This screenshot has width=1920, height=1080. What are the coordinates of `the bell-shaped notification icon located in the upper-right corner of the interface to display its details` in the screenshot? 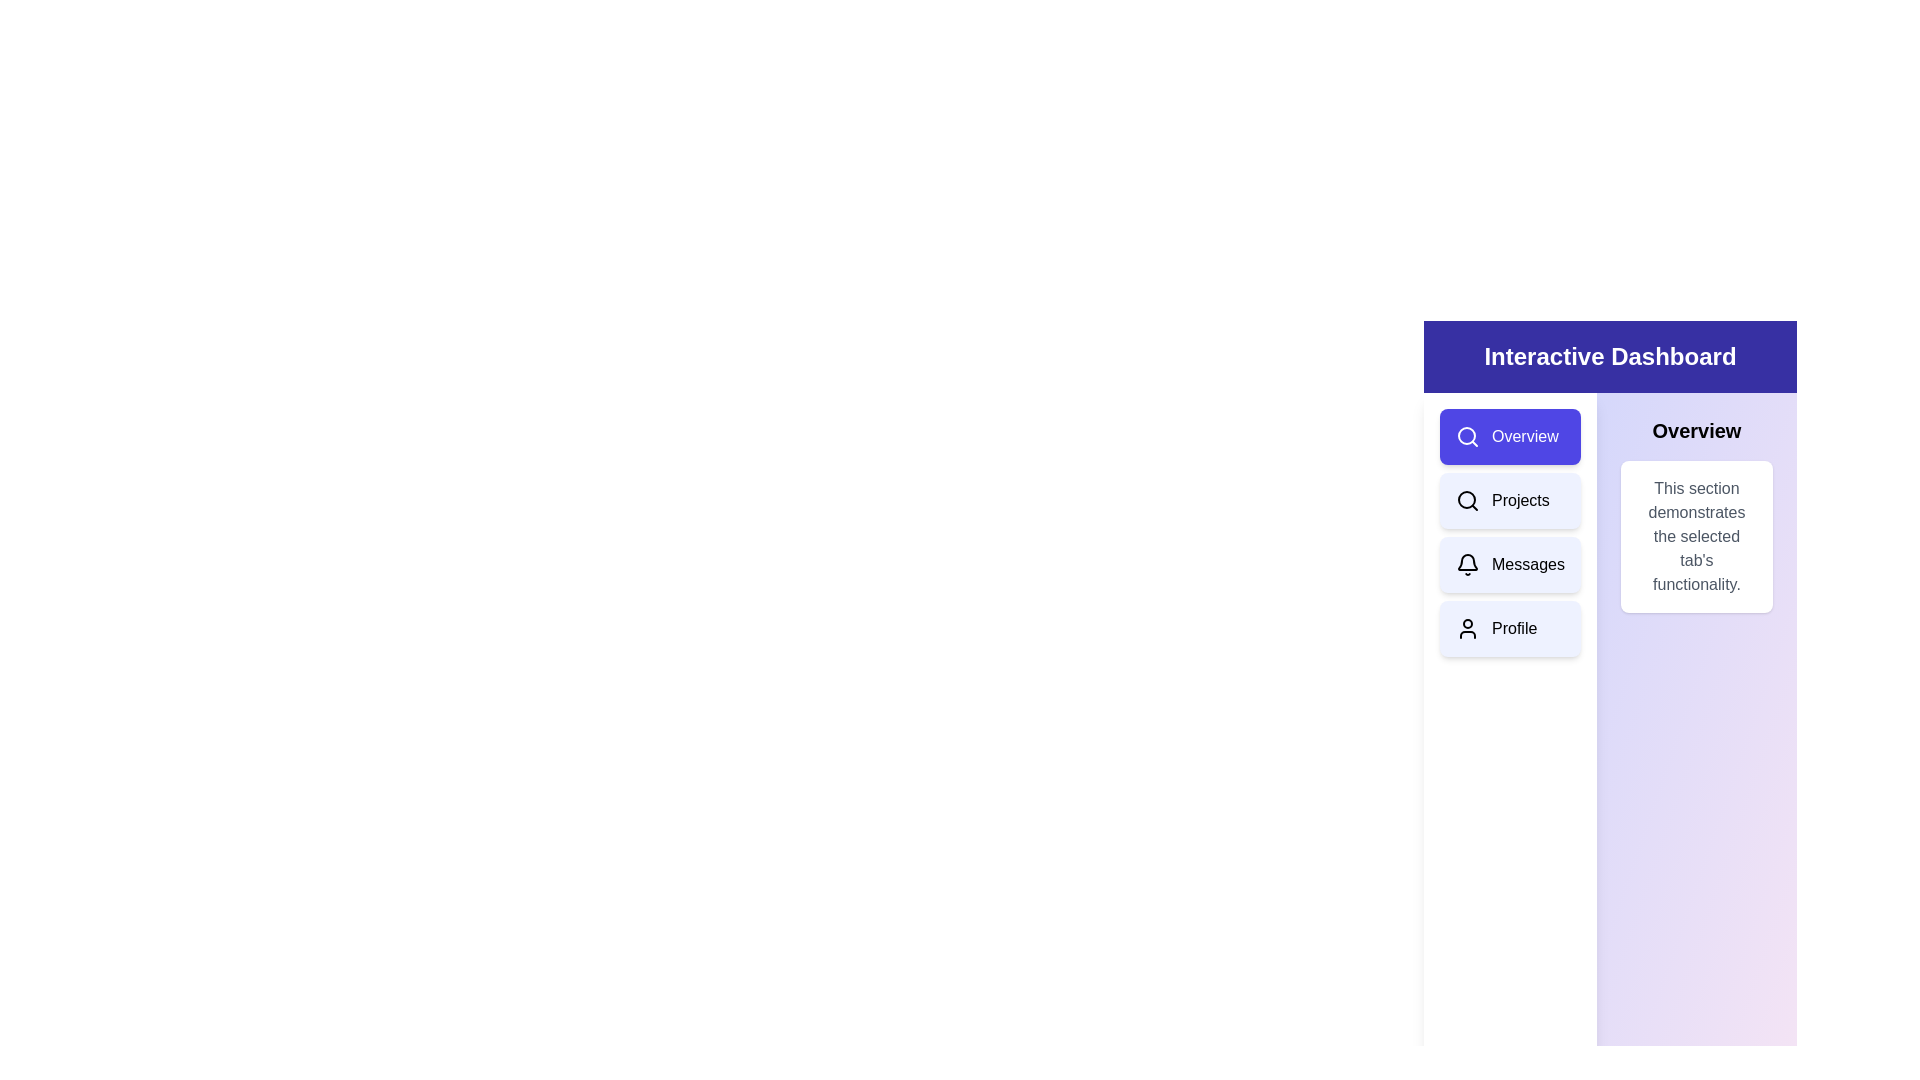 It's located at (1468, 562).